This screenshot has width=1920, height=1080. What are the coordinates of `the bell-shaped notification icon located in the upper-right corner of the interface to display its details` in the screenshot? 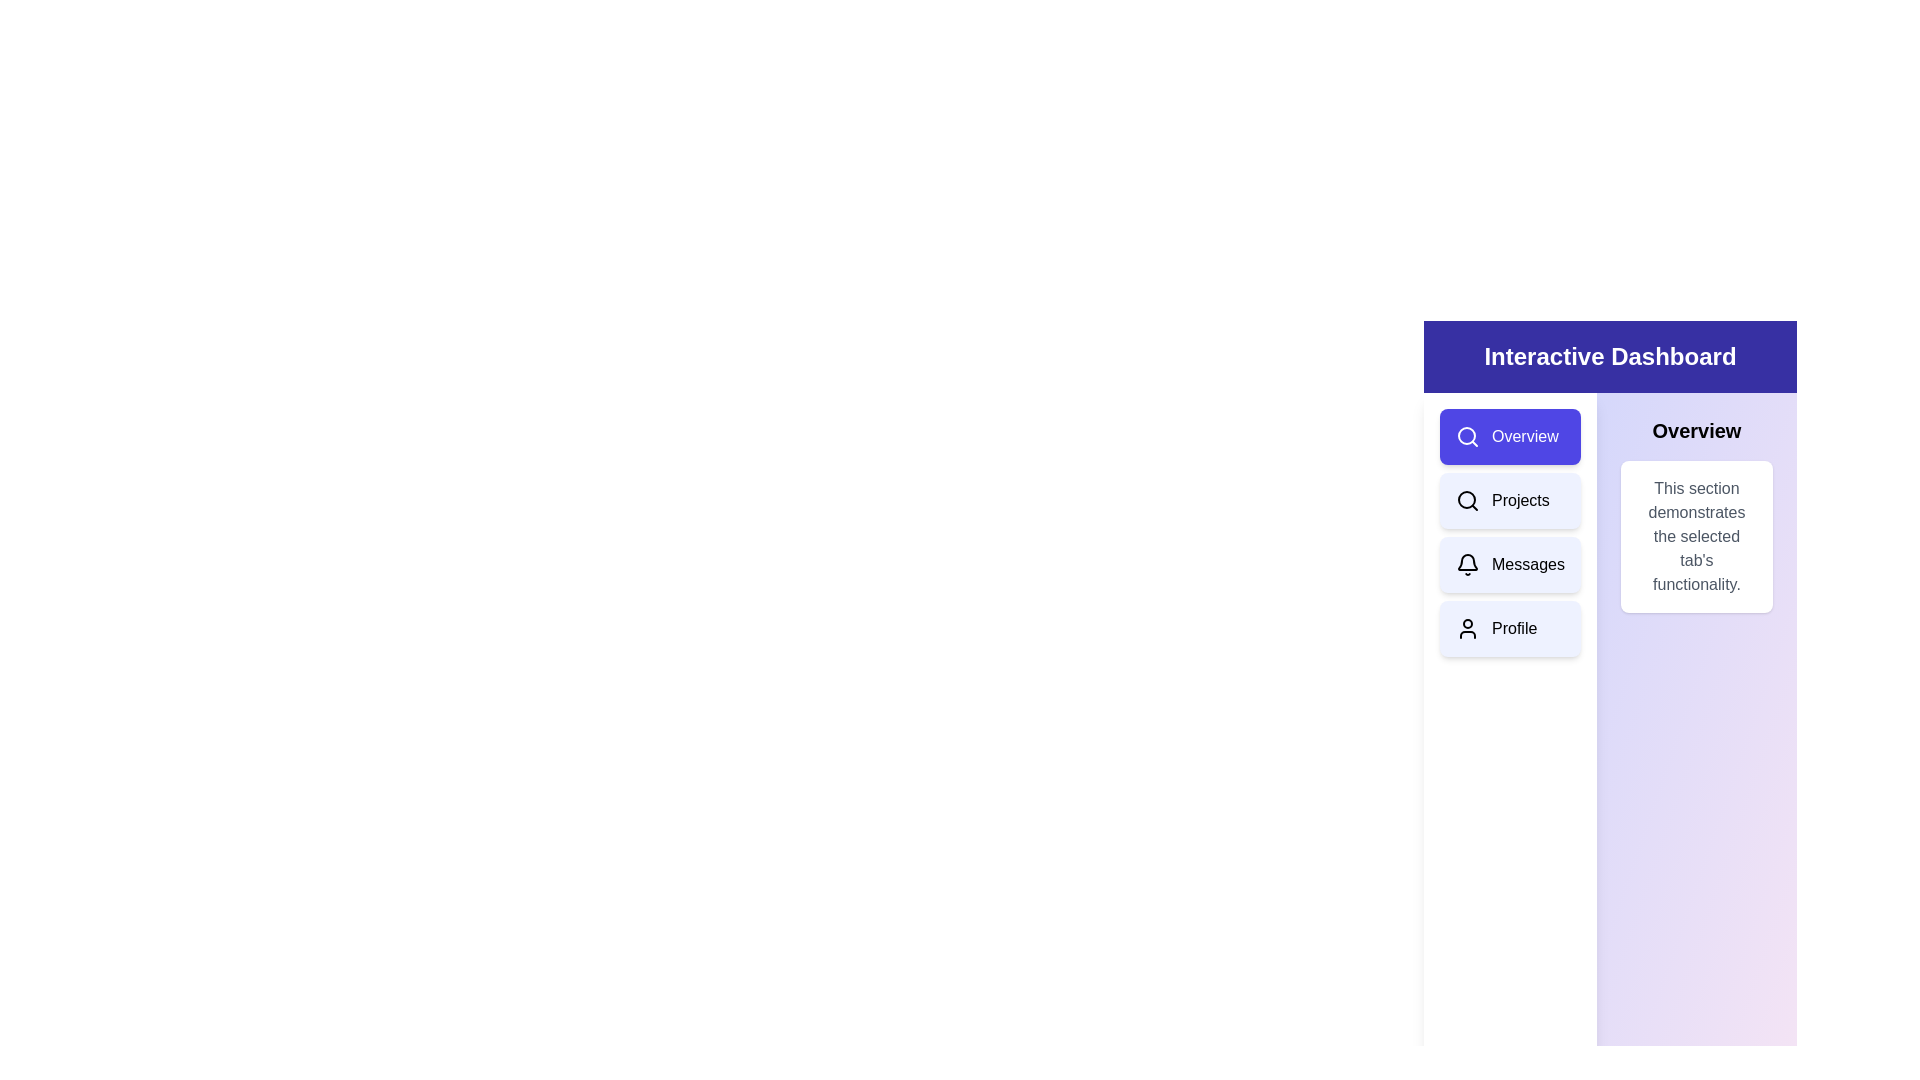 It's located at (1468, 562).